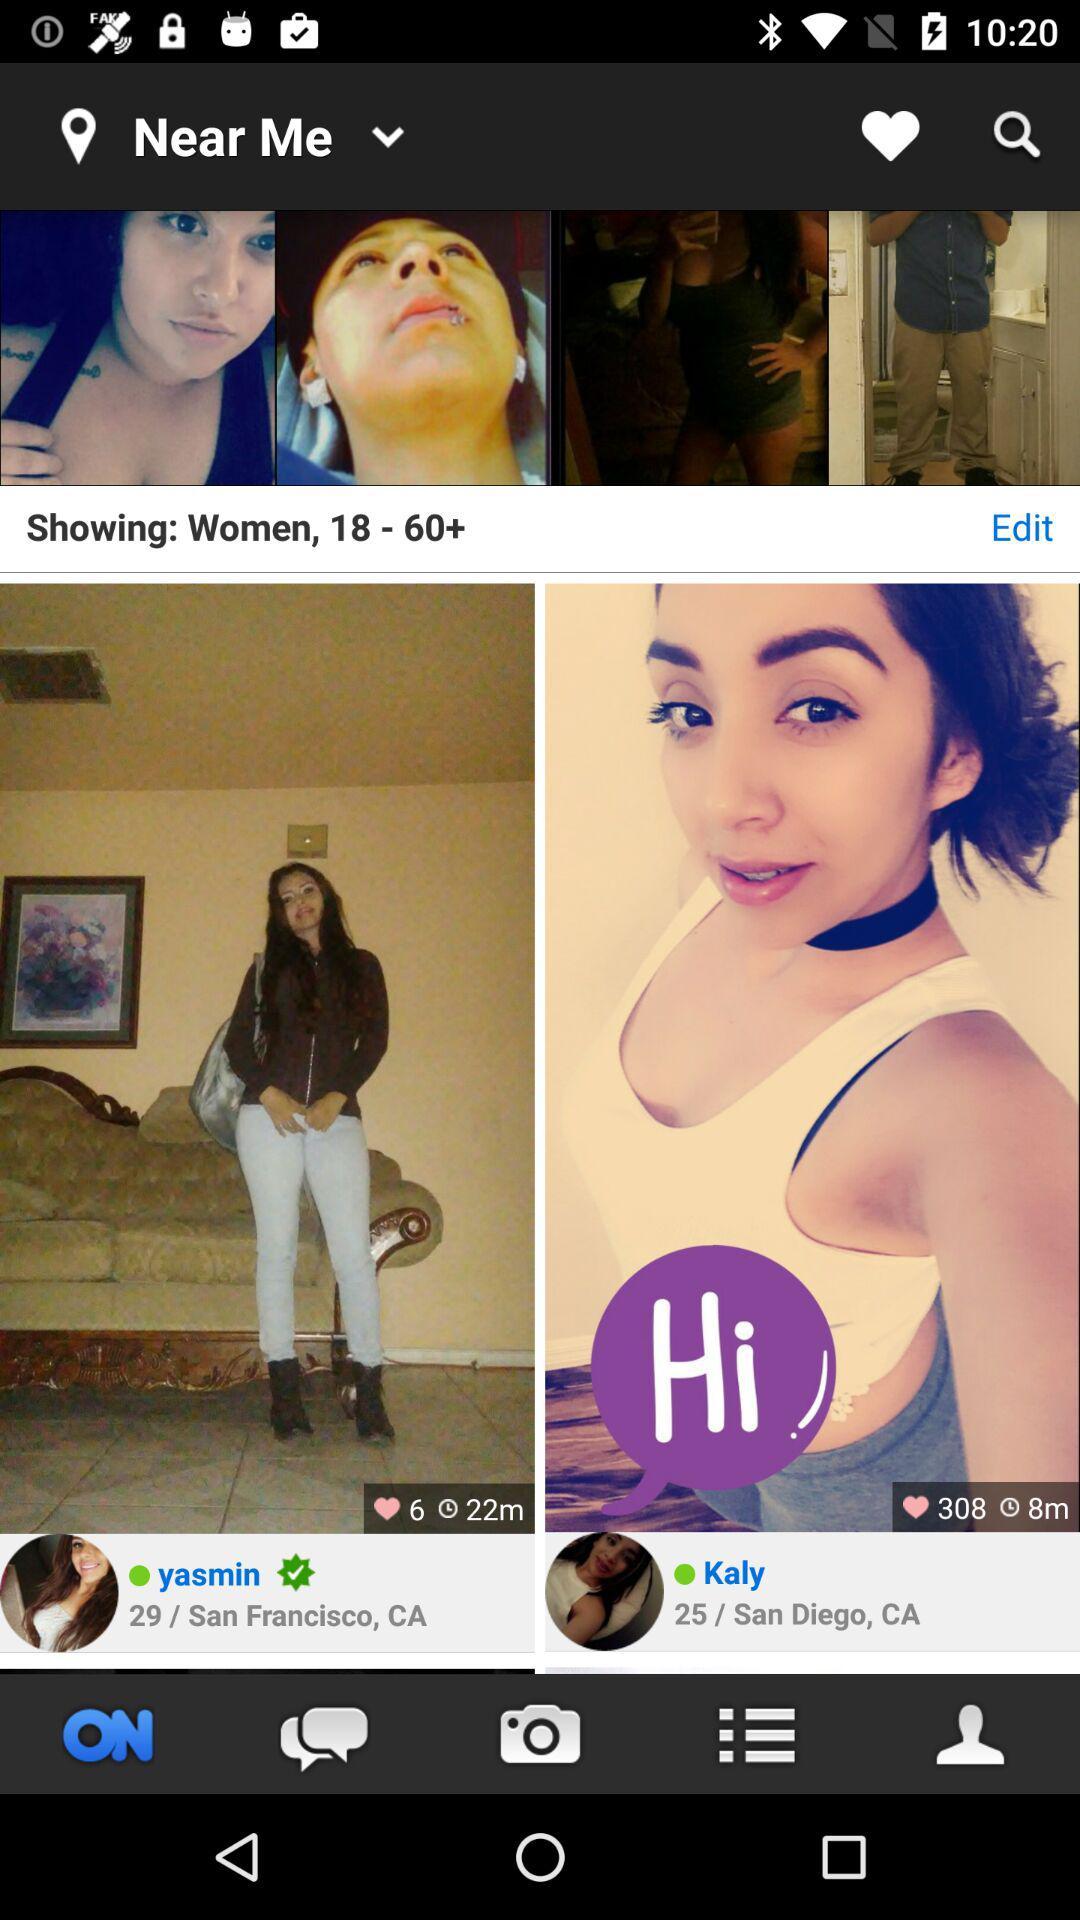 The width and height of the screenshot is (1080, 1920). I want to click on item above the showing women 18, so click(412, 348).